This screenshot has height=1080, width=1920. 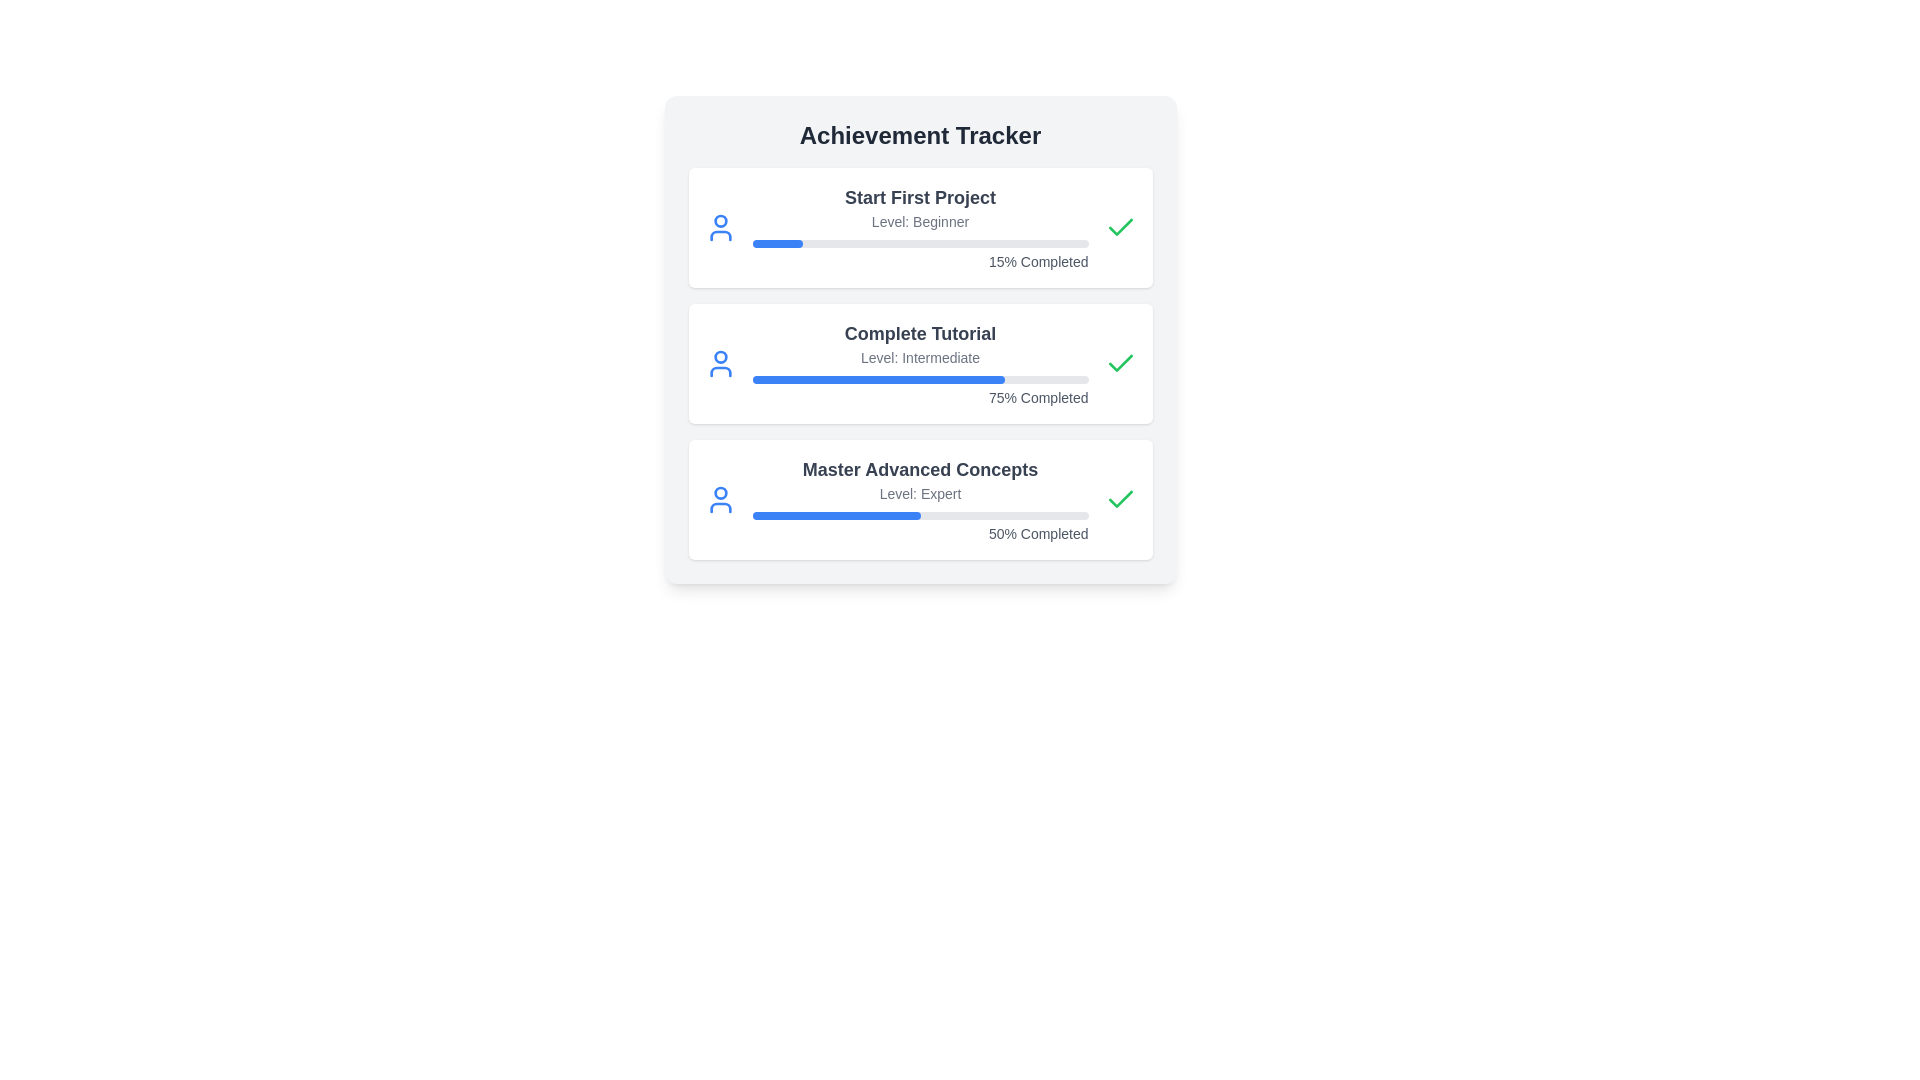 What do you see at coordinates (919, 363) in the screenshot?
I see `the Progress tracker section that displays progress information about the task 'Complete Tutorial'` at bounding box center [919, 363].